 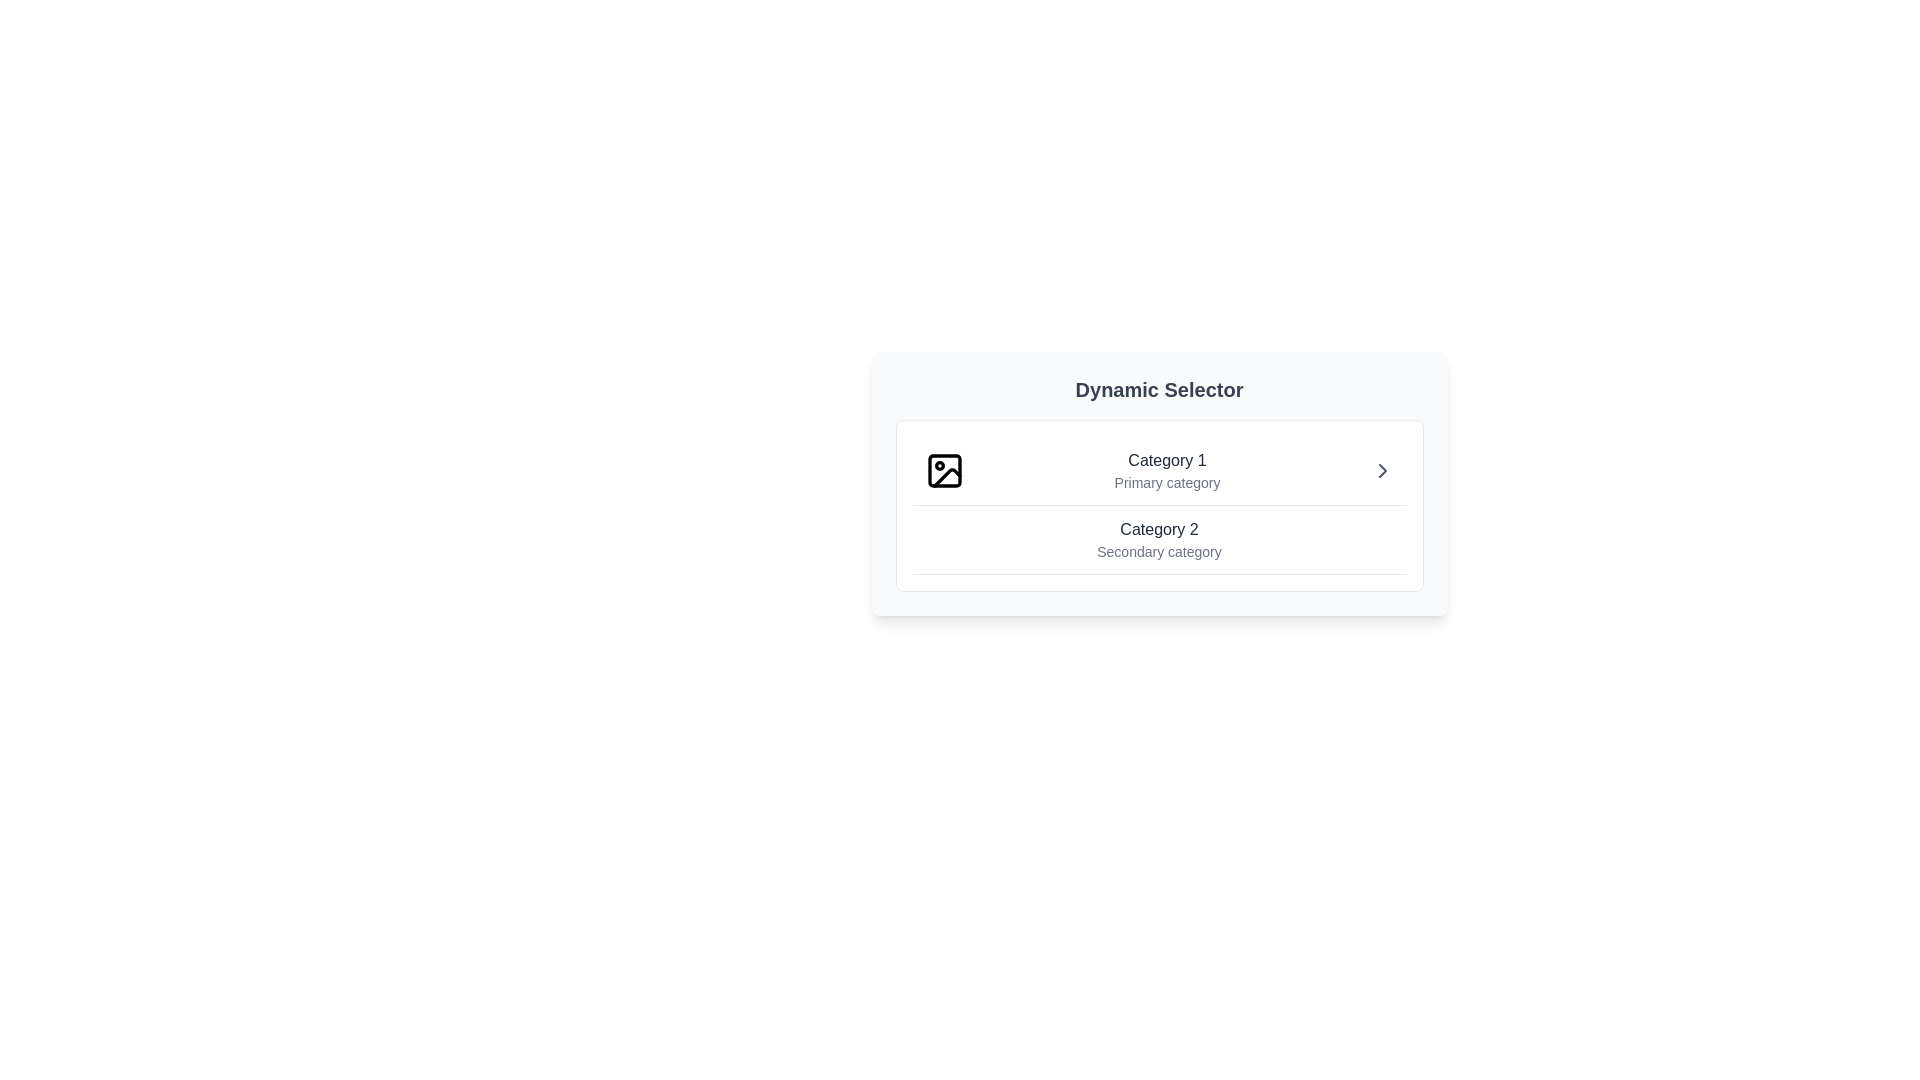 What do you see at coordinates (1159, 528) in the screenshot?
I see `text of the label positioned below 'Category 1' and above 'Secondary category' within the content area of the card styled component` at bounding box center [1159, 528].